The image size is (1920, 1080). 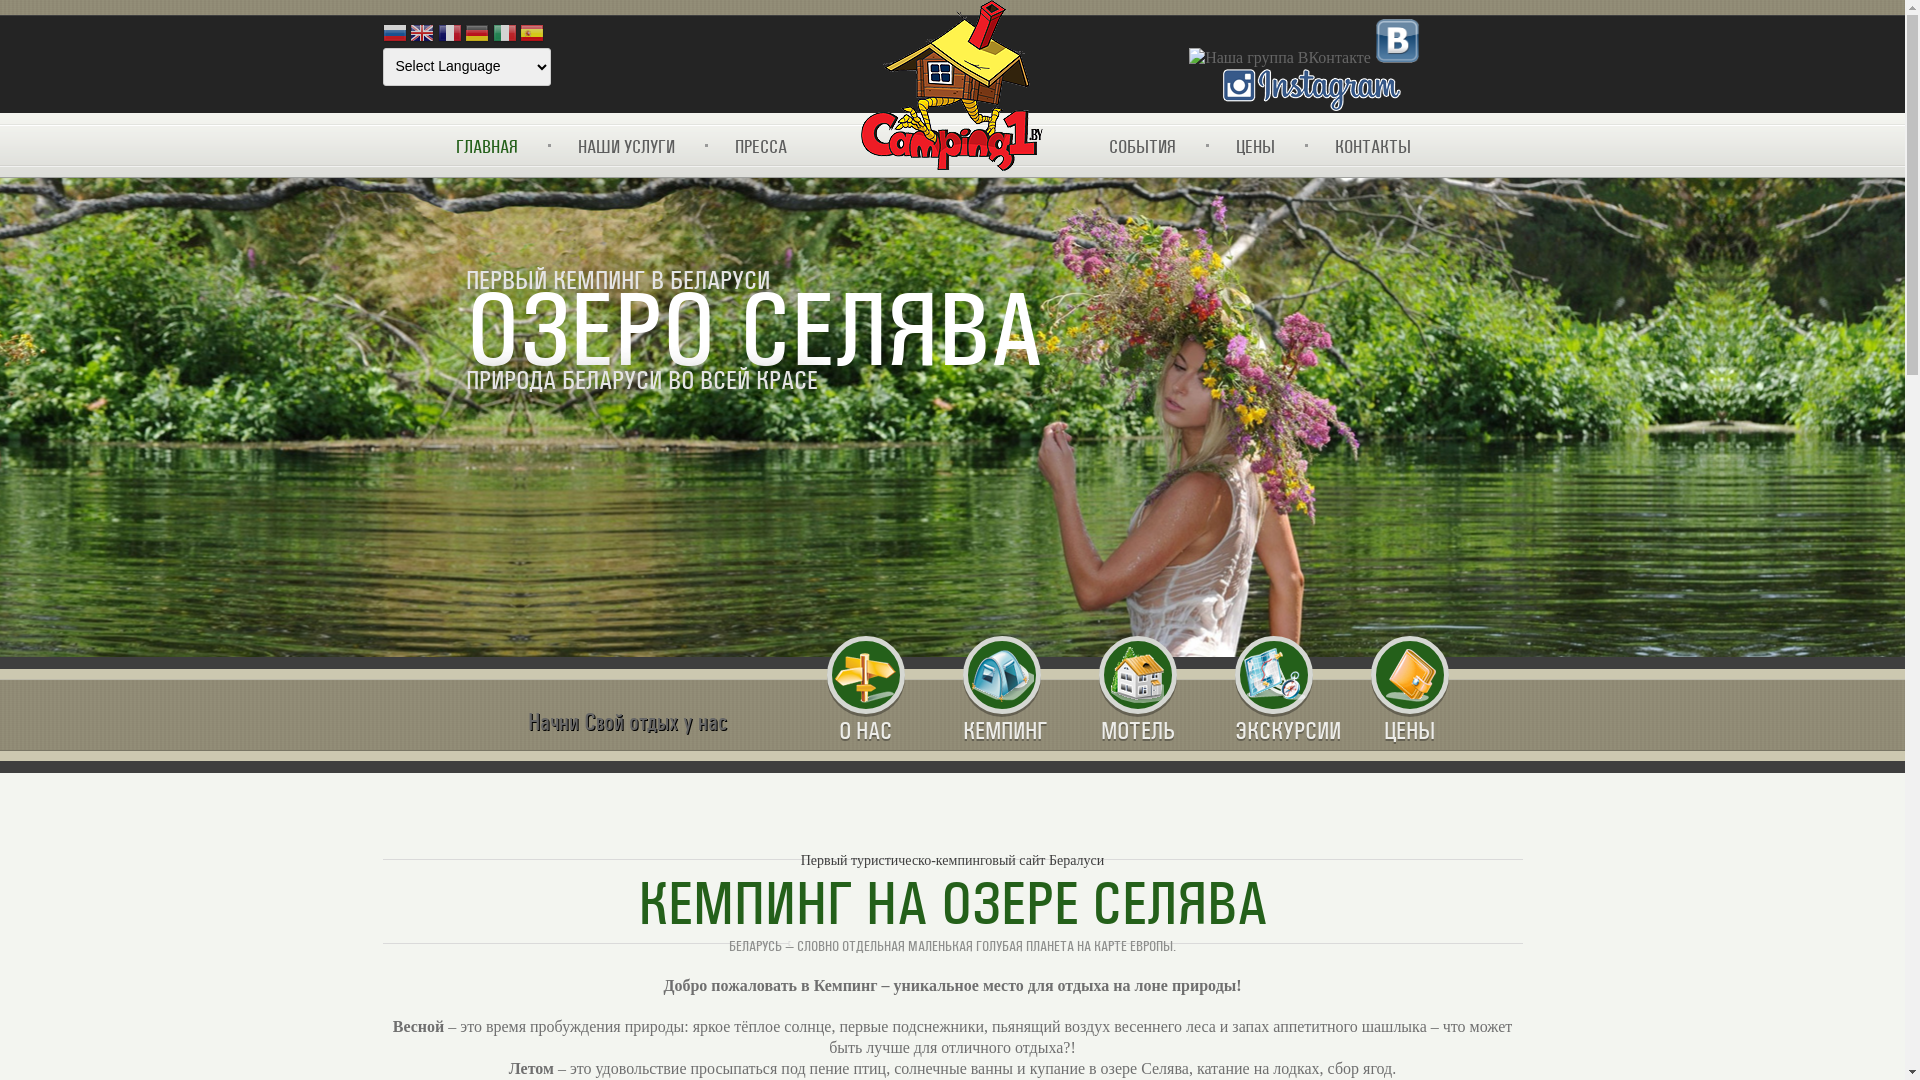 I want to click on 'English', so click(x=408, y=34).